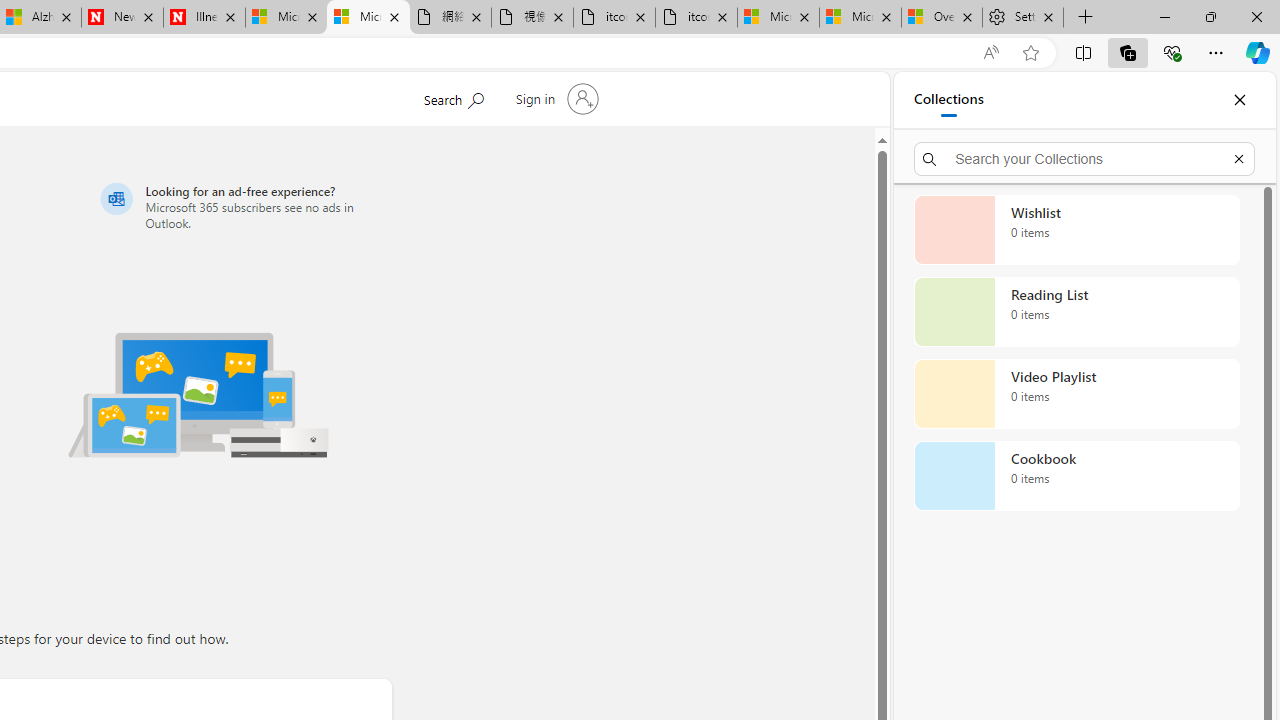 The image size is (1280, 720). What do you see at coordinates (1076, 229) in the screenshot?
I see `'Wishlist collection, 0 items'` at bounding box center [1076, 229].